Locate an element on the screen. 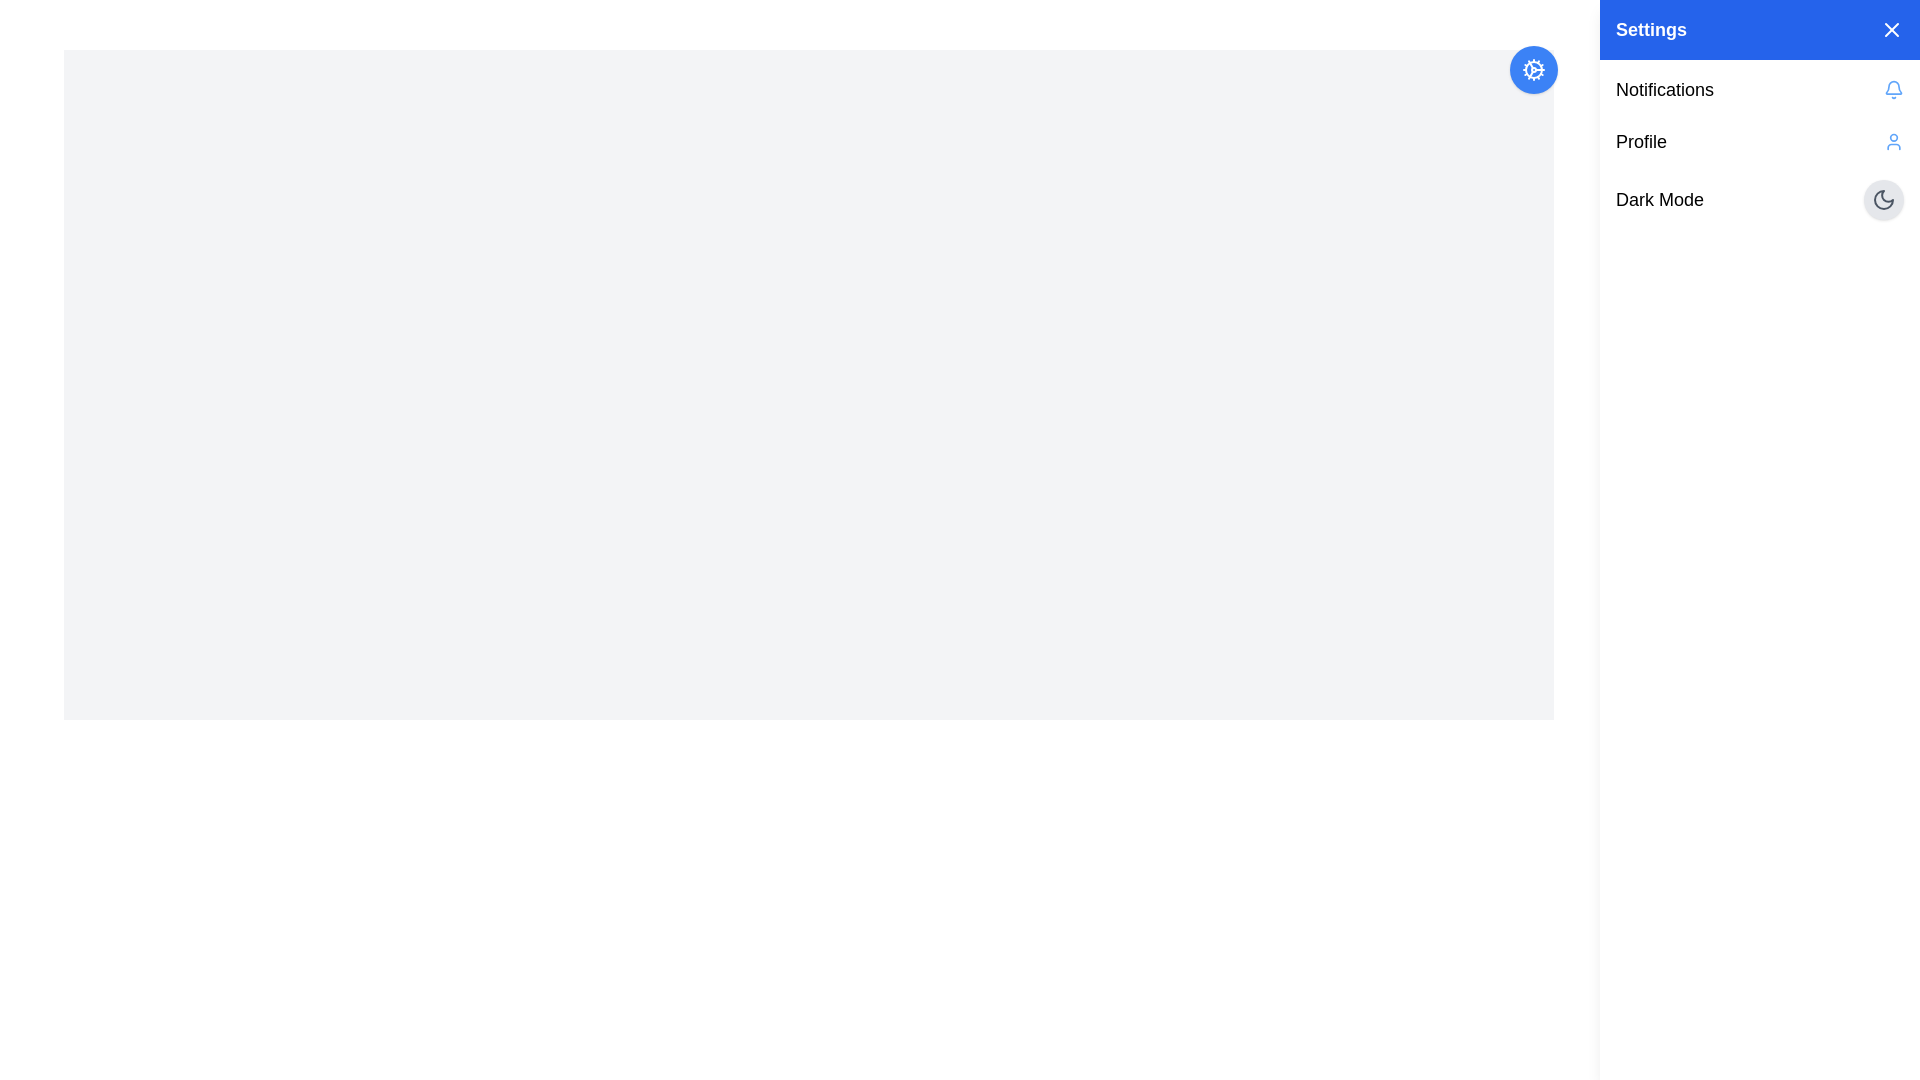 This screenshot has height=1080, width=1920. the bold 'Settings' text label, which is styled with a white font on a blue background, located centrally in the top bar of the right-side settings panel is located at coordinates (1651, 30).